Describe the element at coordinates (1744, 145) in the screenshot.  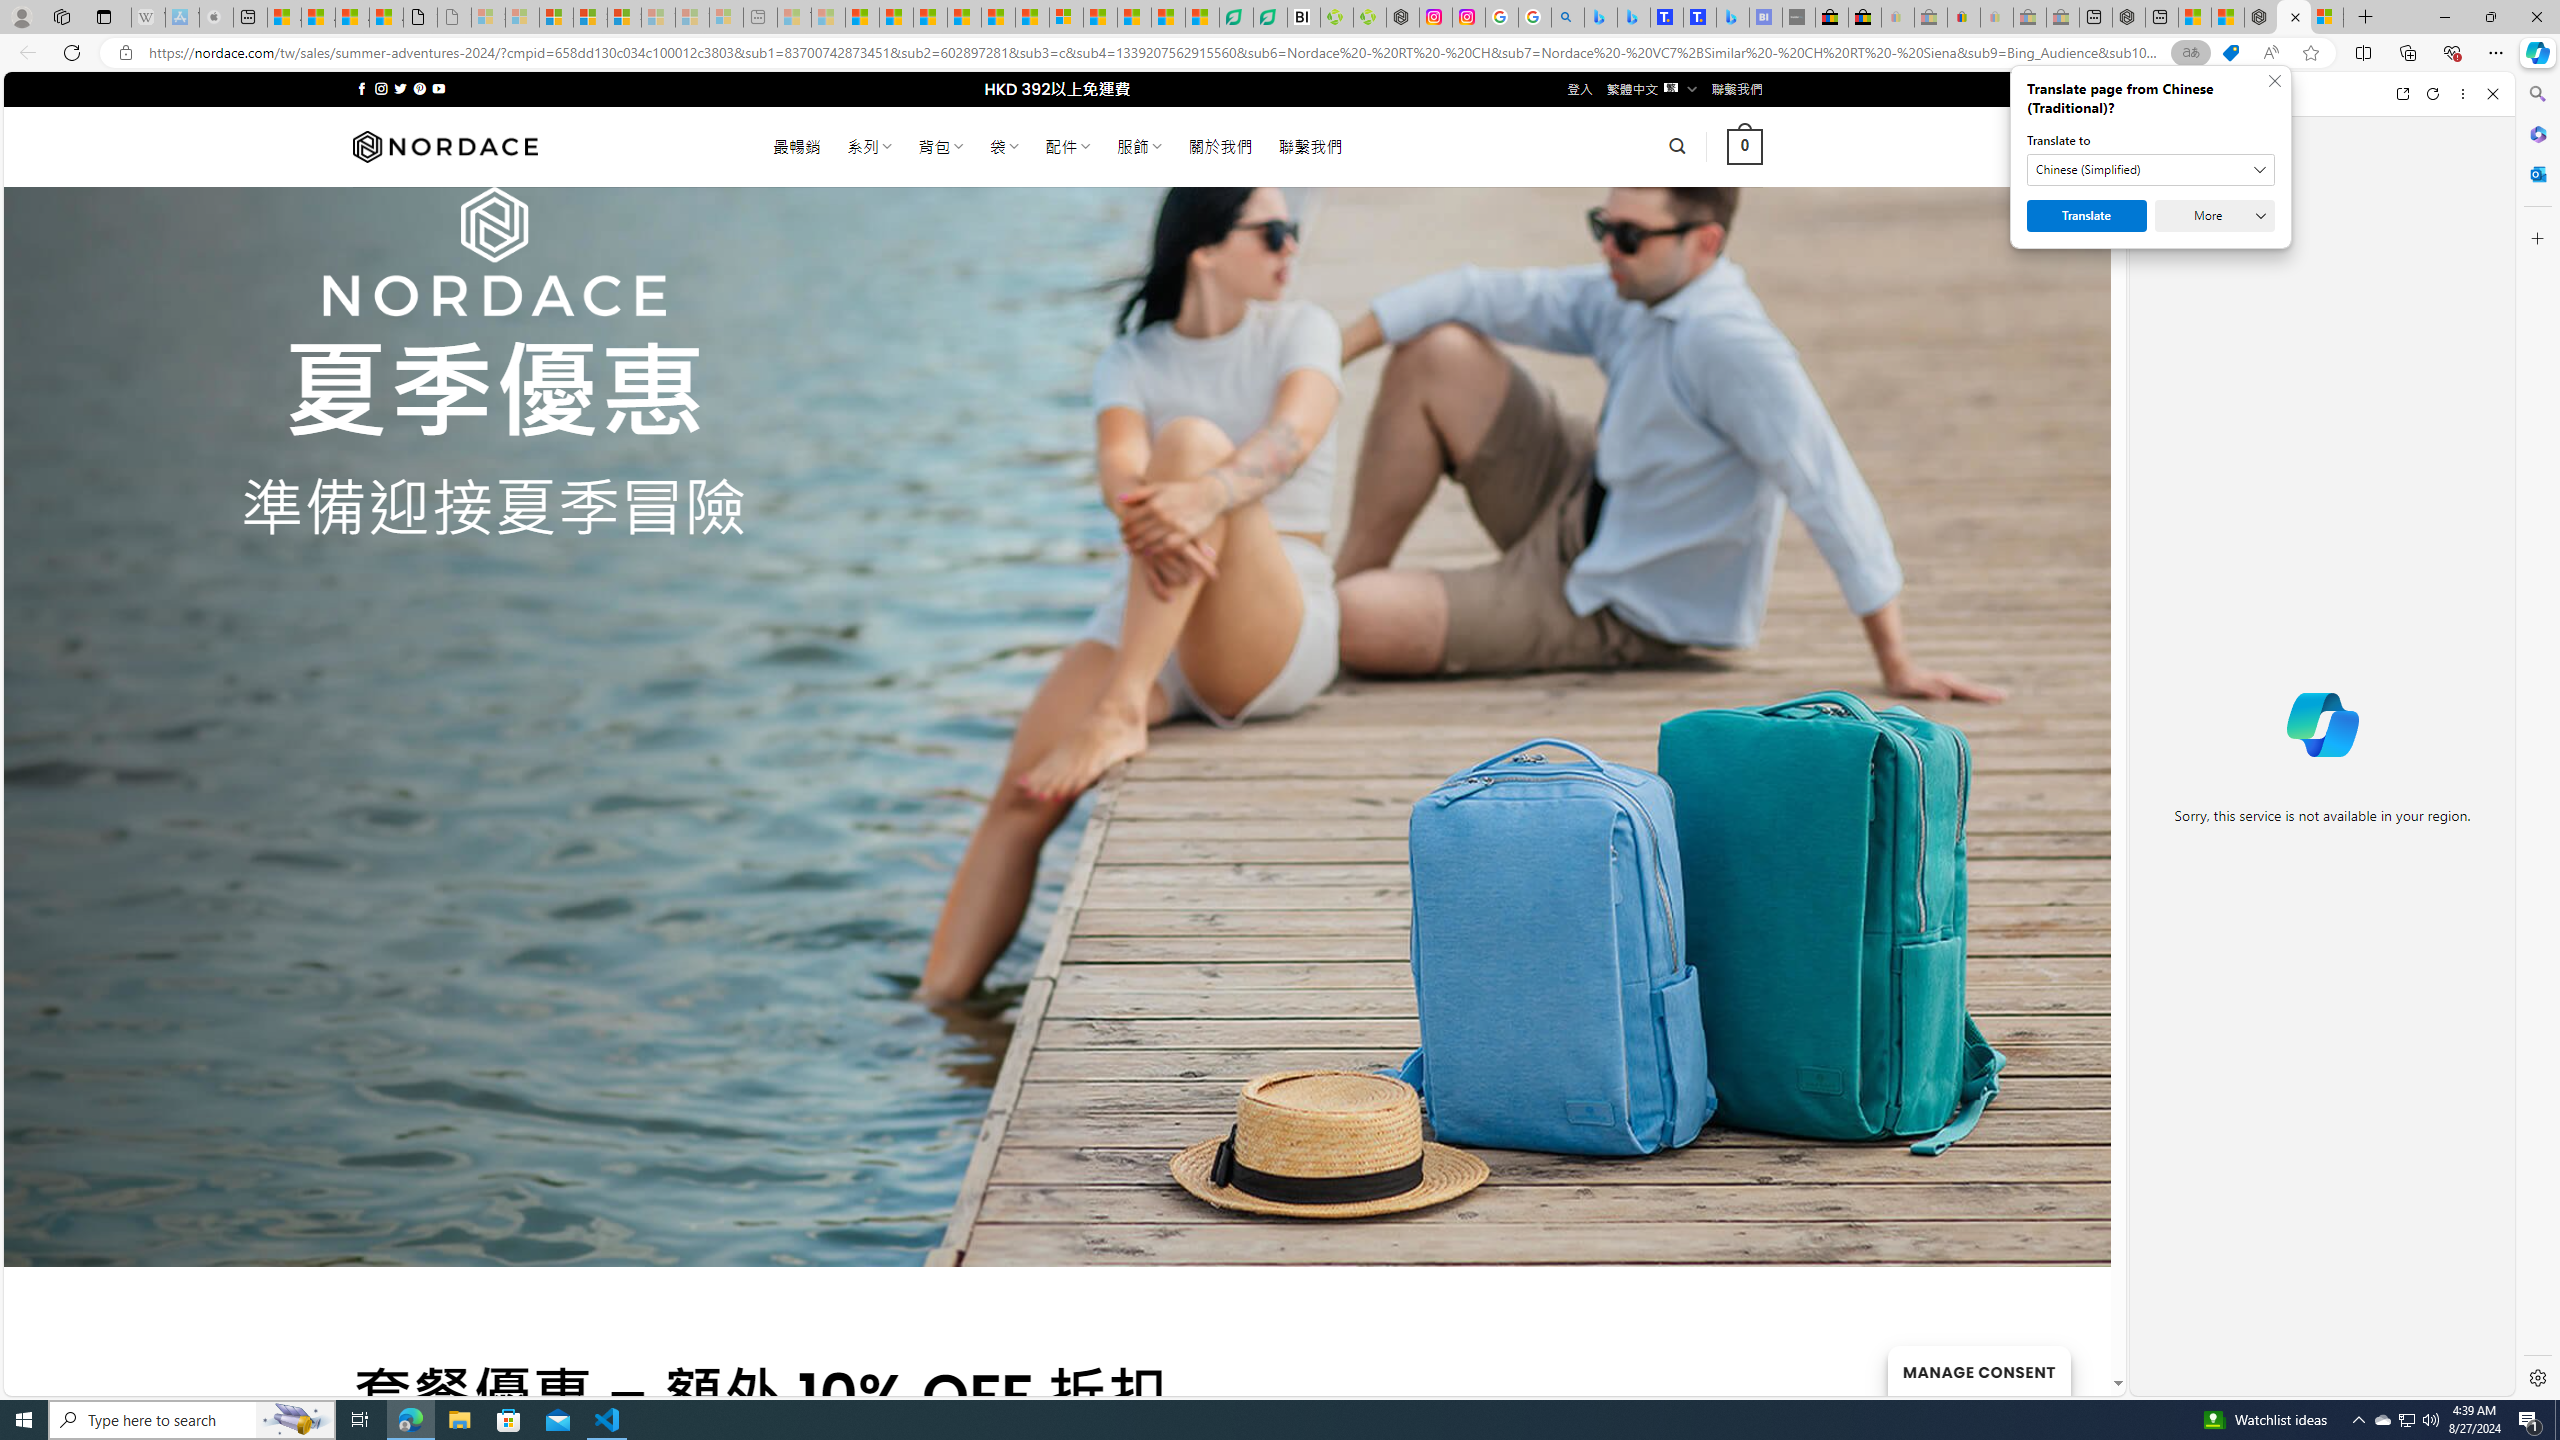
I see `' 0 '` at that location.